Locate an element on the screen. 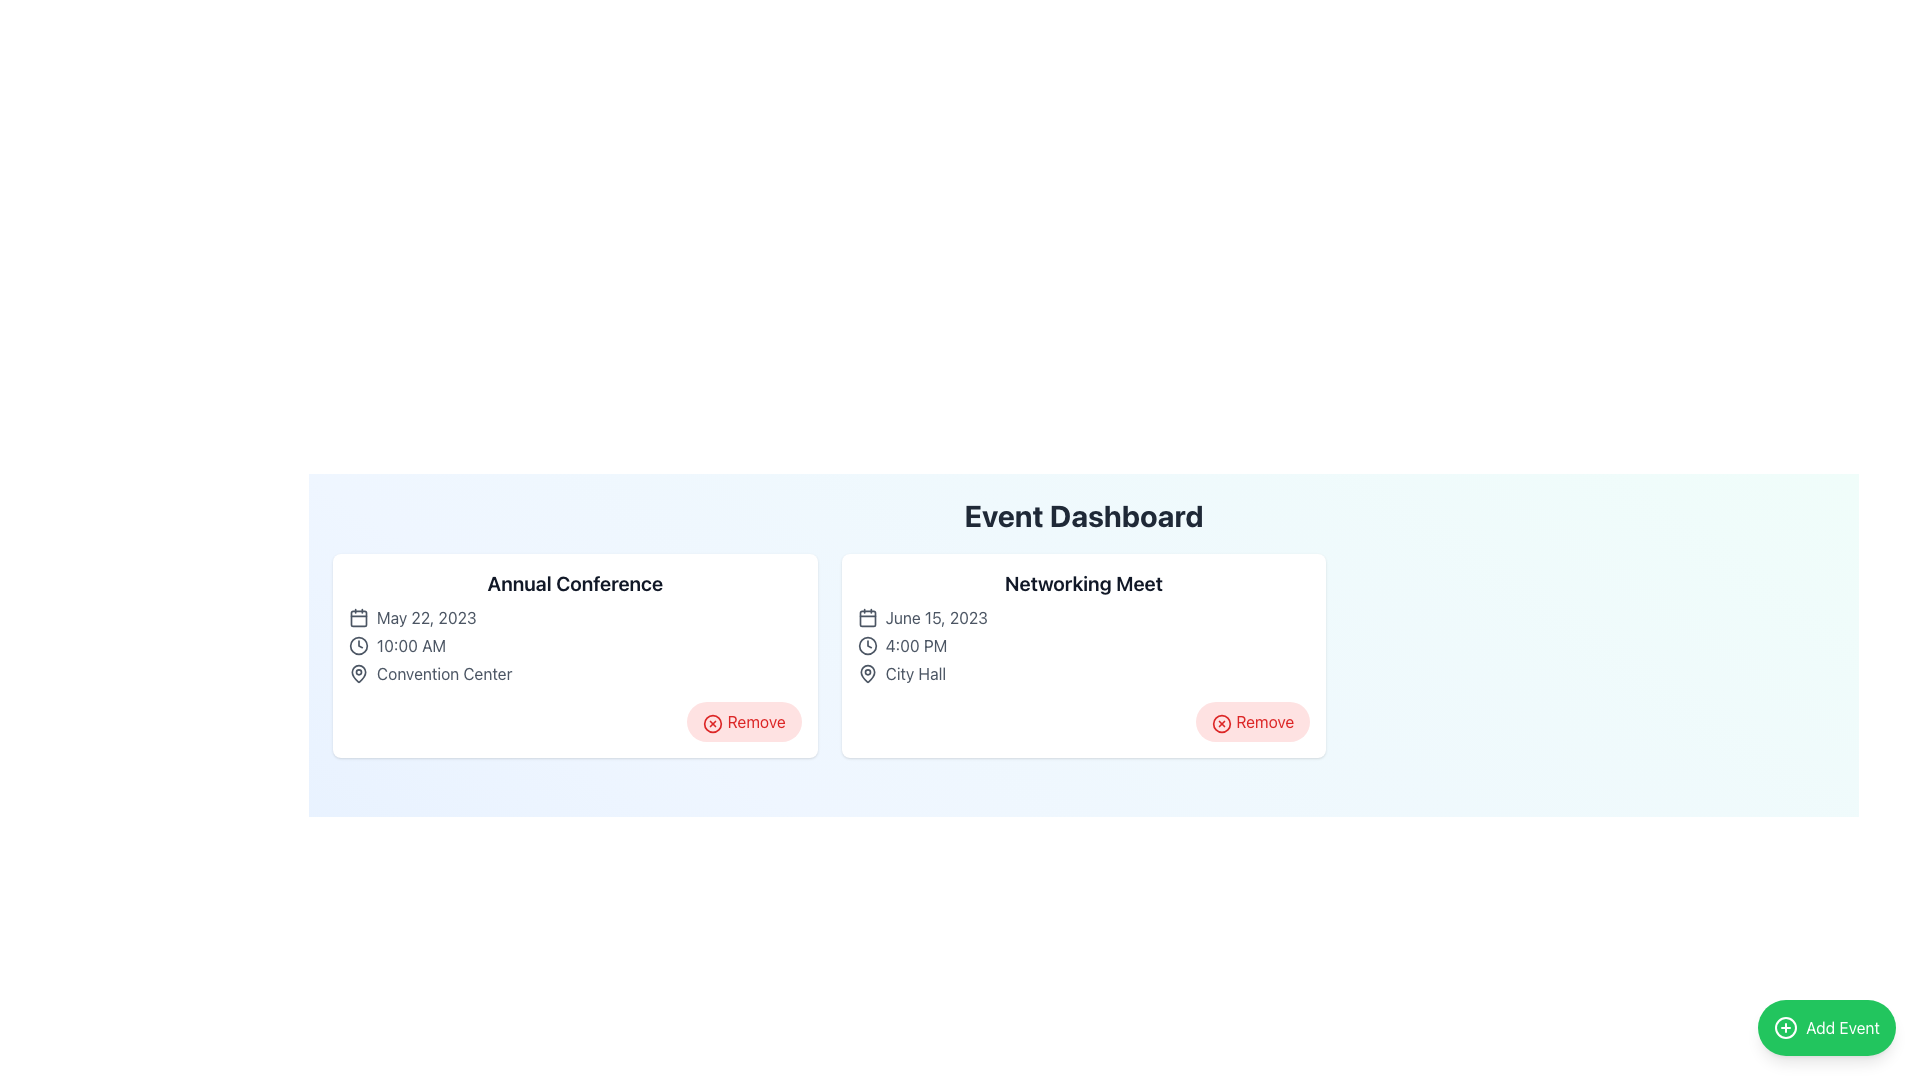 The height and width of the screenshot is (1080, 1920). the calendar date icon located within the second card labeled 'Networking Meet', positioned to the left of the text 'June 15, 2023' is located at coordinates (867, 616).